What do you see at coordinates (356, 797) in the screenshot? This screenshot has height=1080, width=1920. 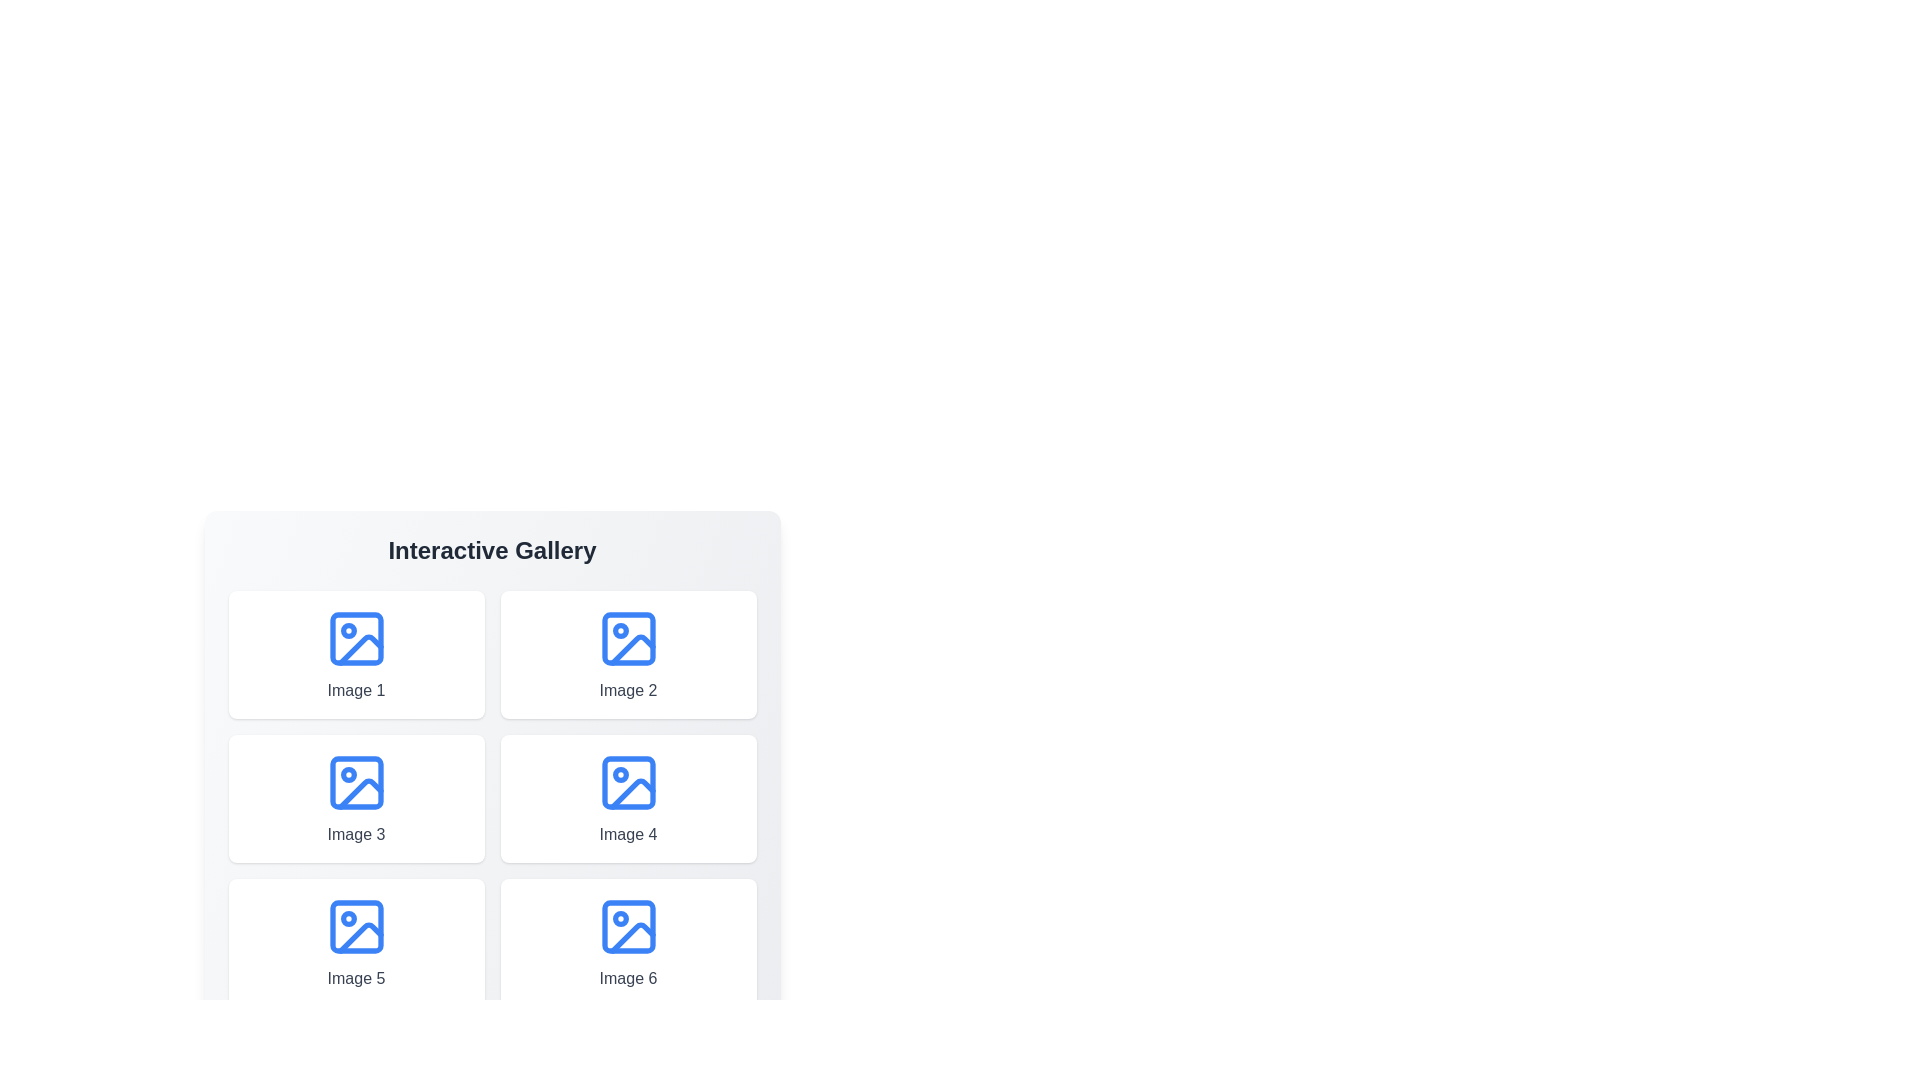 I see `the image labeled Image 3 to view its details` at bounding box center [356, 797].